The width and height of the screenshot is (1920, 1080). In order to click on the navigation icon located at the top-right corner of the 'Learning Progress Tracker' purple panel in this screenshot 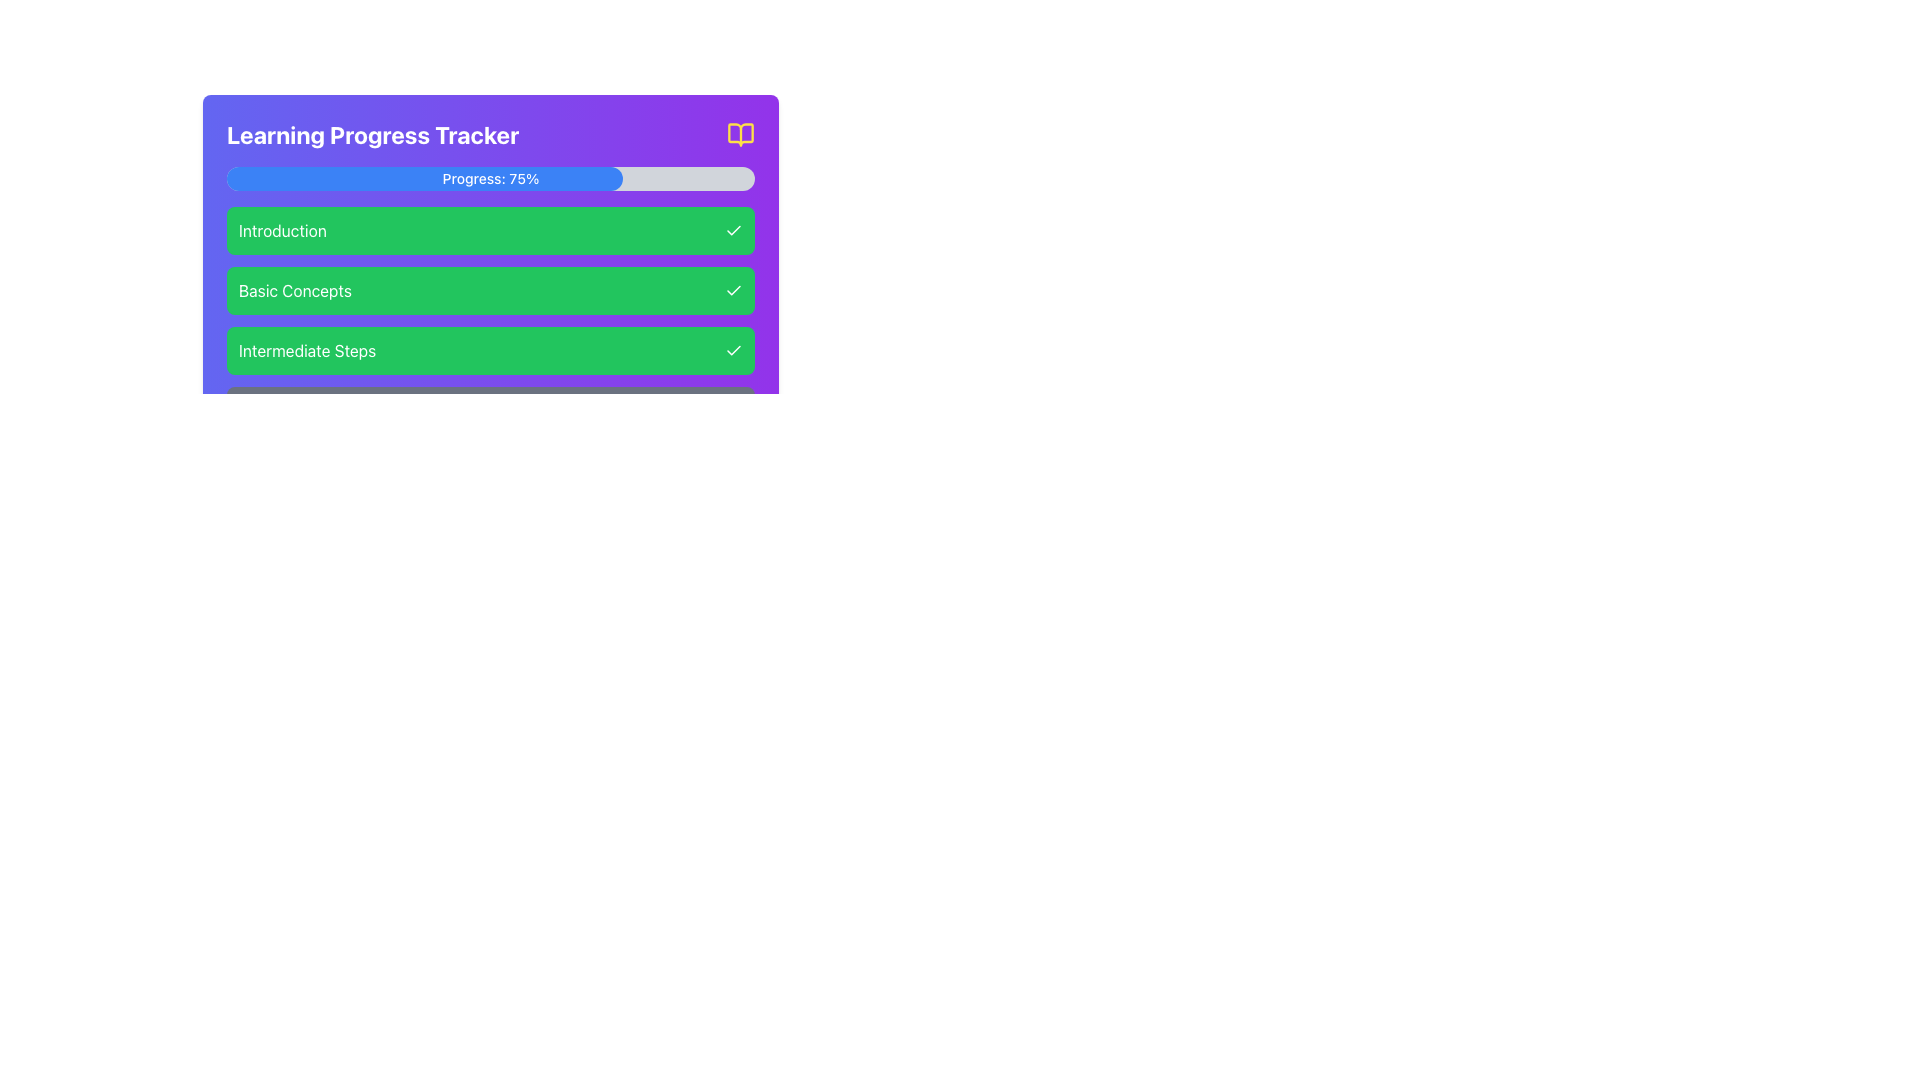, I will do `click(739, 135)`.